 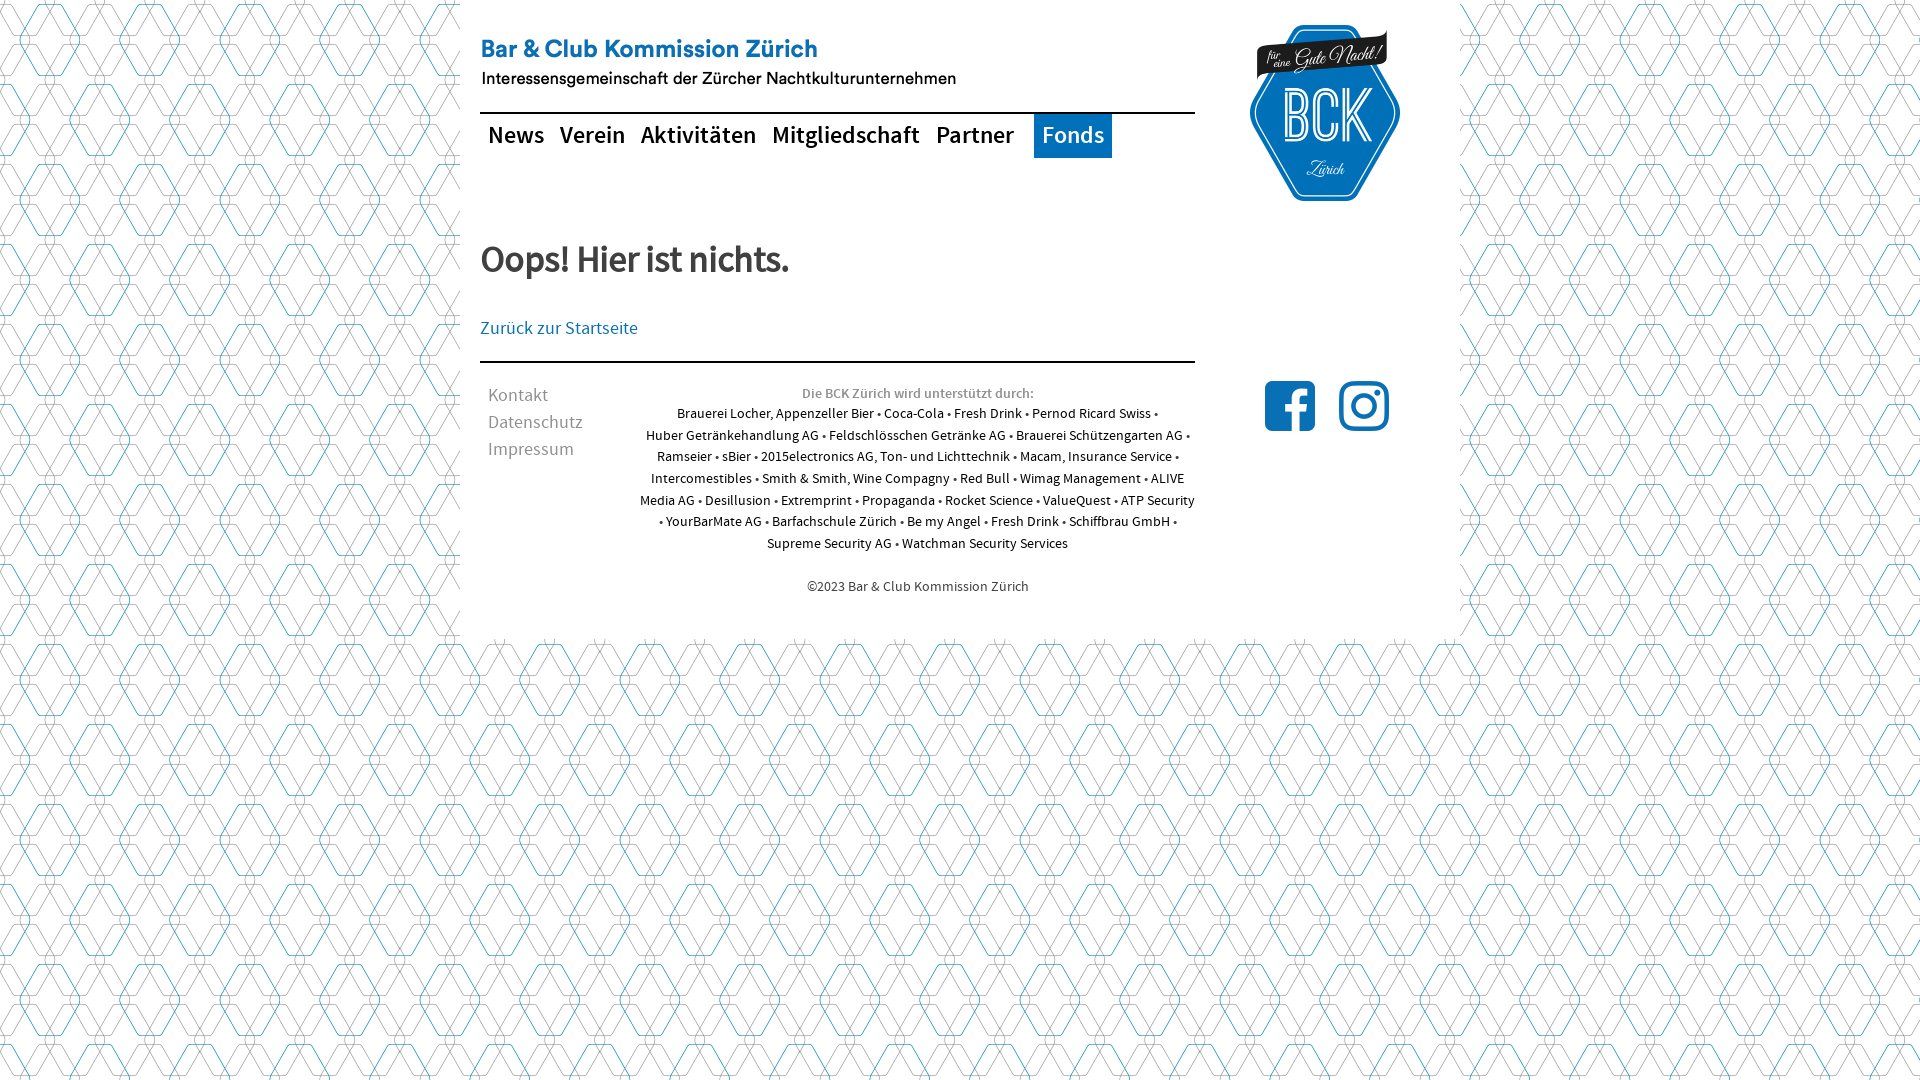 What do you see at coordinates (735, 456) in the screenshot?
I see `'sBier'` at bounding box center [735, 456].